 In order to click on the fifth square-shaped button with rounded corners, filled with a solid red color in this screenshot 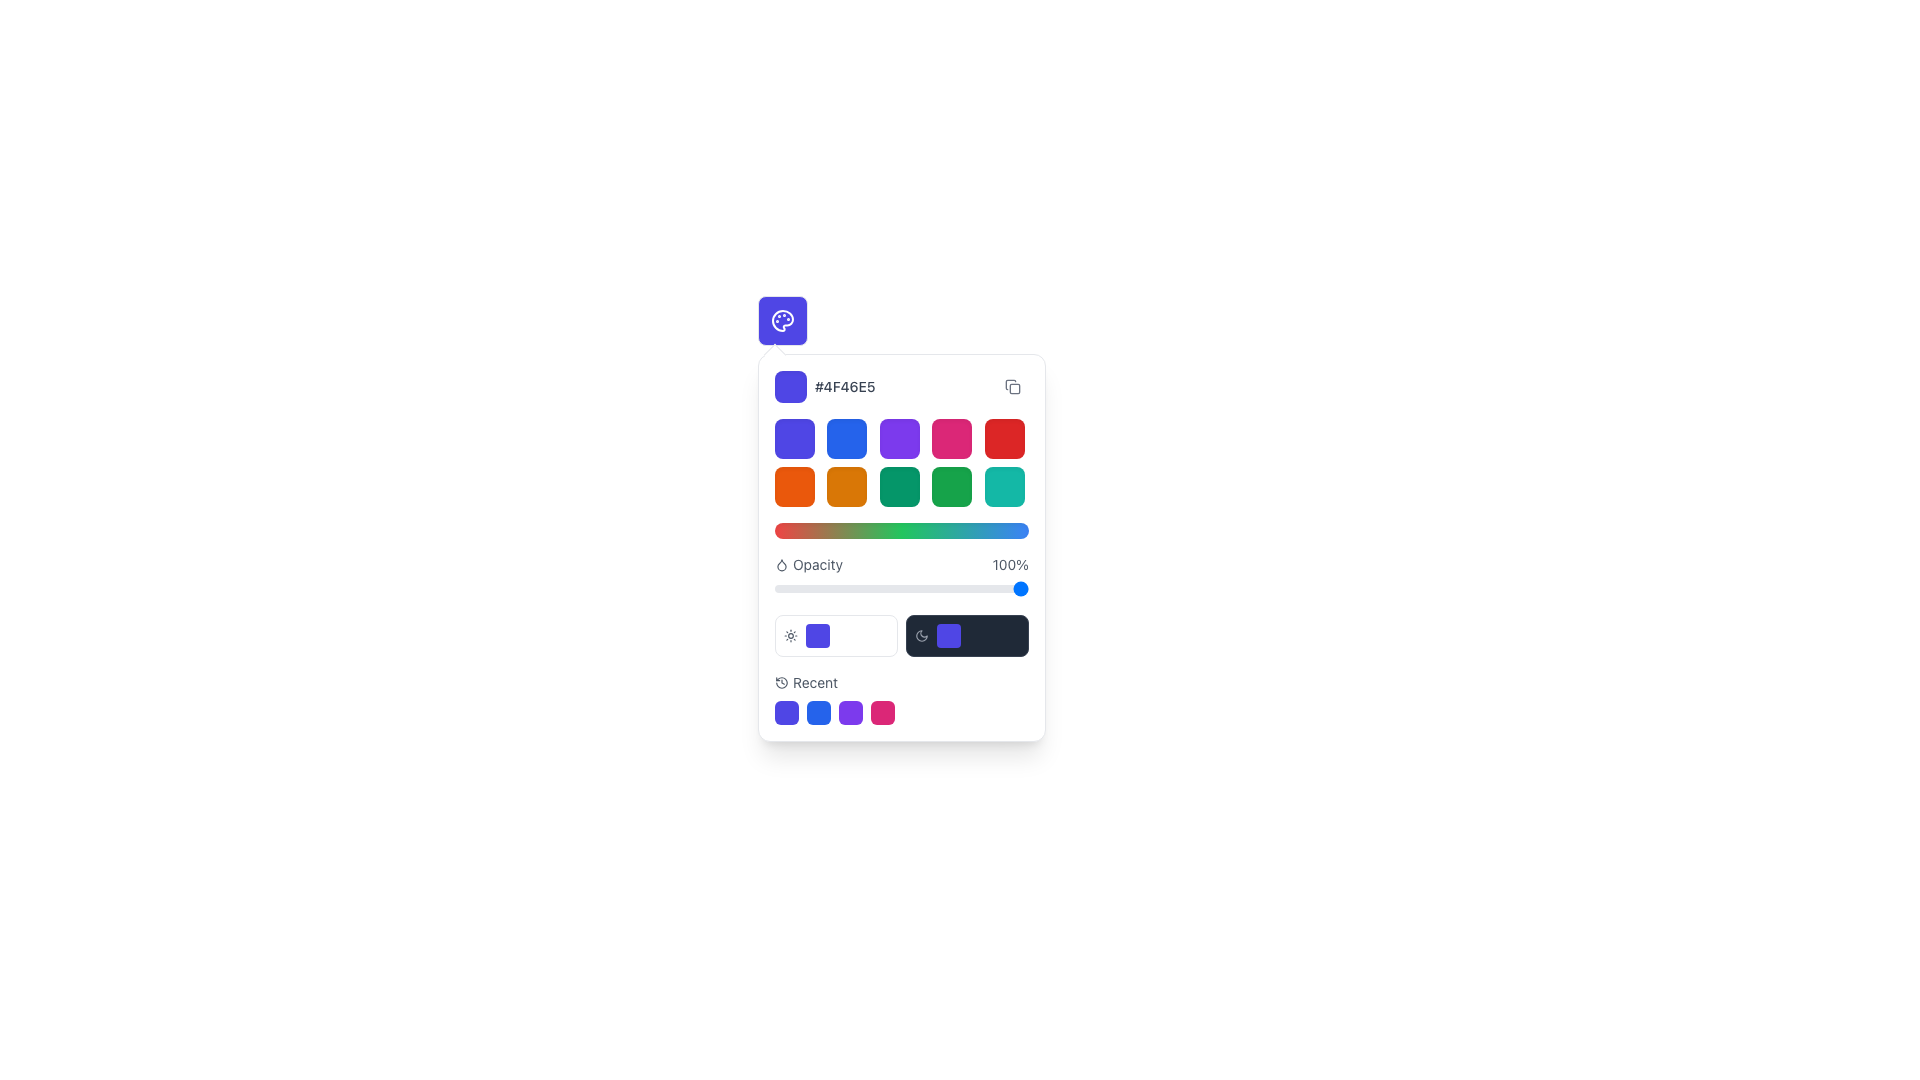, I will do `click(1004, 438)`.